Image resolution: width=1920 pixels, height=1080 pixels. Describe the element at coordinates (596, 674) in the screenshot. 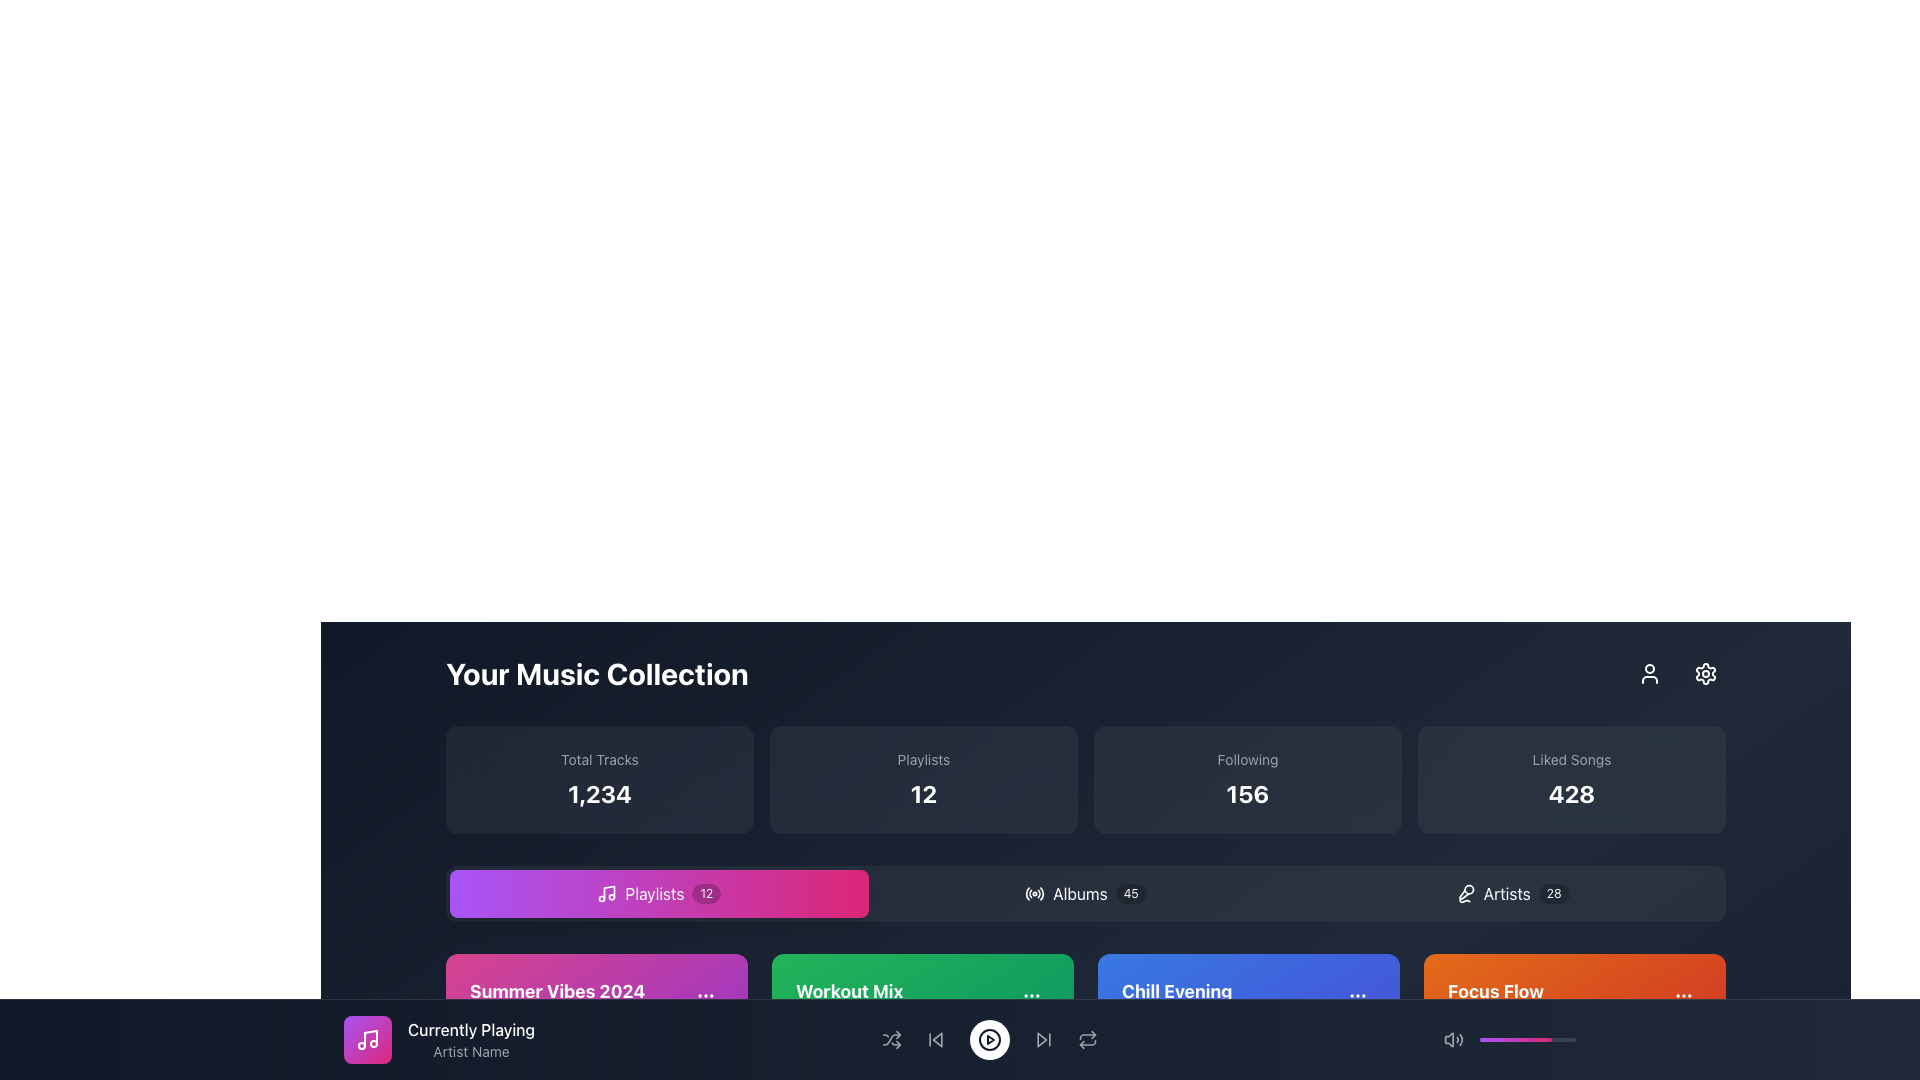

I see `the prominent header text displaying 'Your Music Collection', which is located at the top center of the user interface against a dark background` at that location.